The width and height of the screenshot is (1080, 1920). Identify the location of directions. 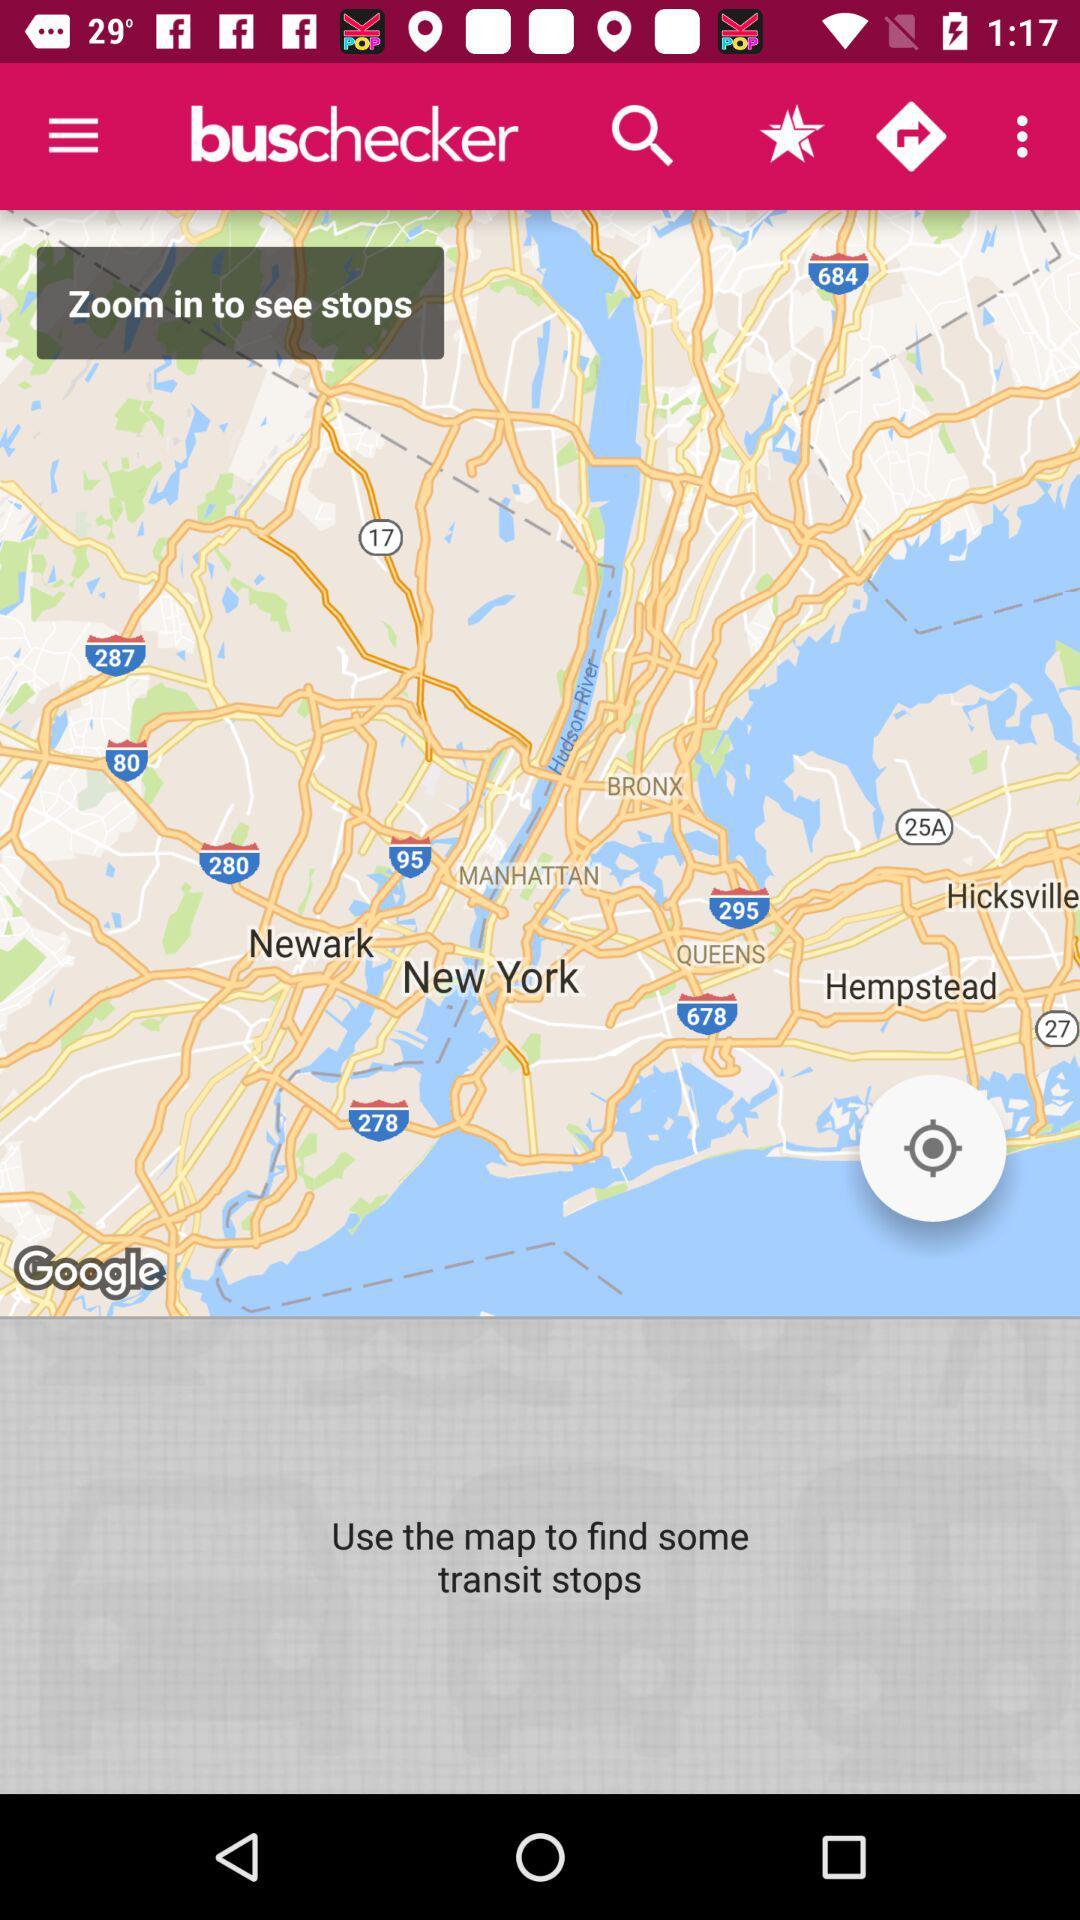
(911, 135).